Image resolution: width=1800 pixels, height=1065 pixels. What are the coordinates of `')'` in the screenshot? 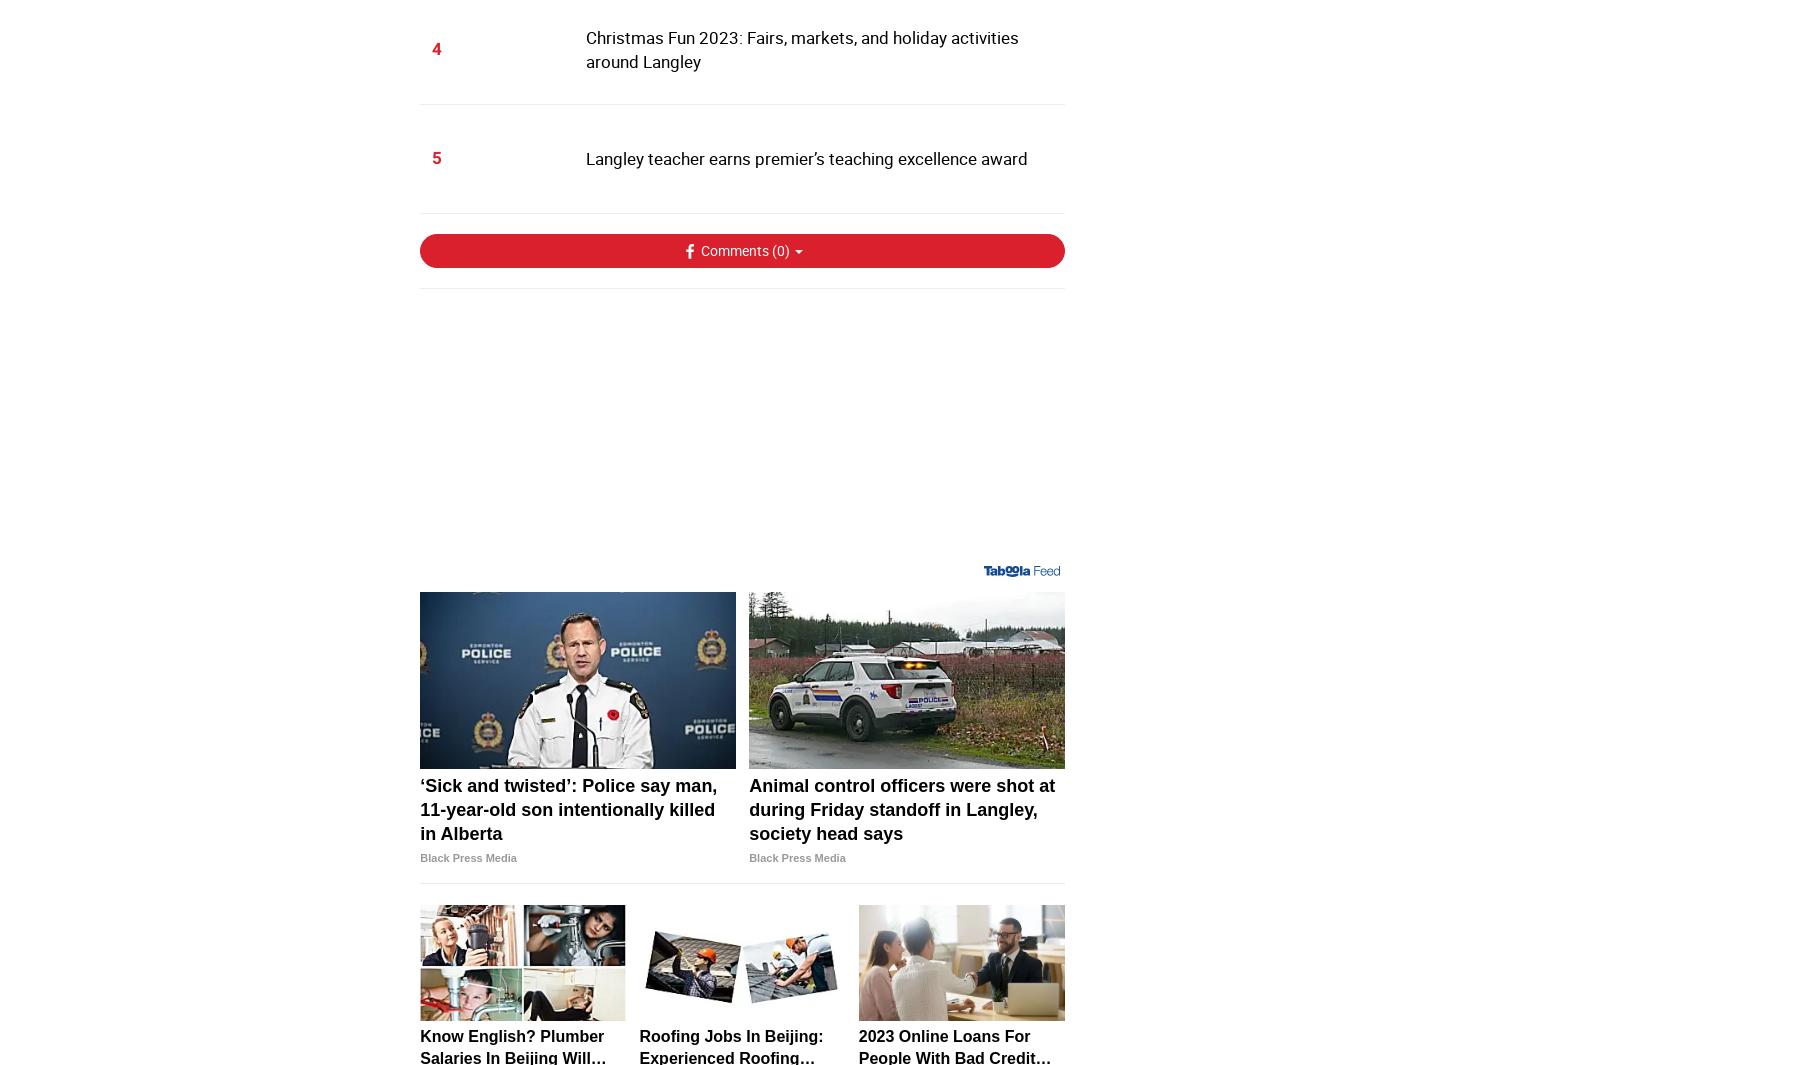 It's located at (783, 248).